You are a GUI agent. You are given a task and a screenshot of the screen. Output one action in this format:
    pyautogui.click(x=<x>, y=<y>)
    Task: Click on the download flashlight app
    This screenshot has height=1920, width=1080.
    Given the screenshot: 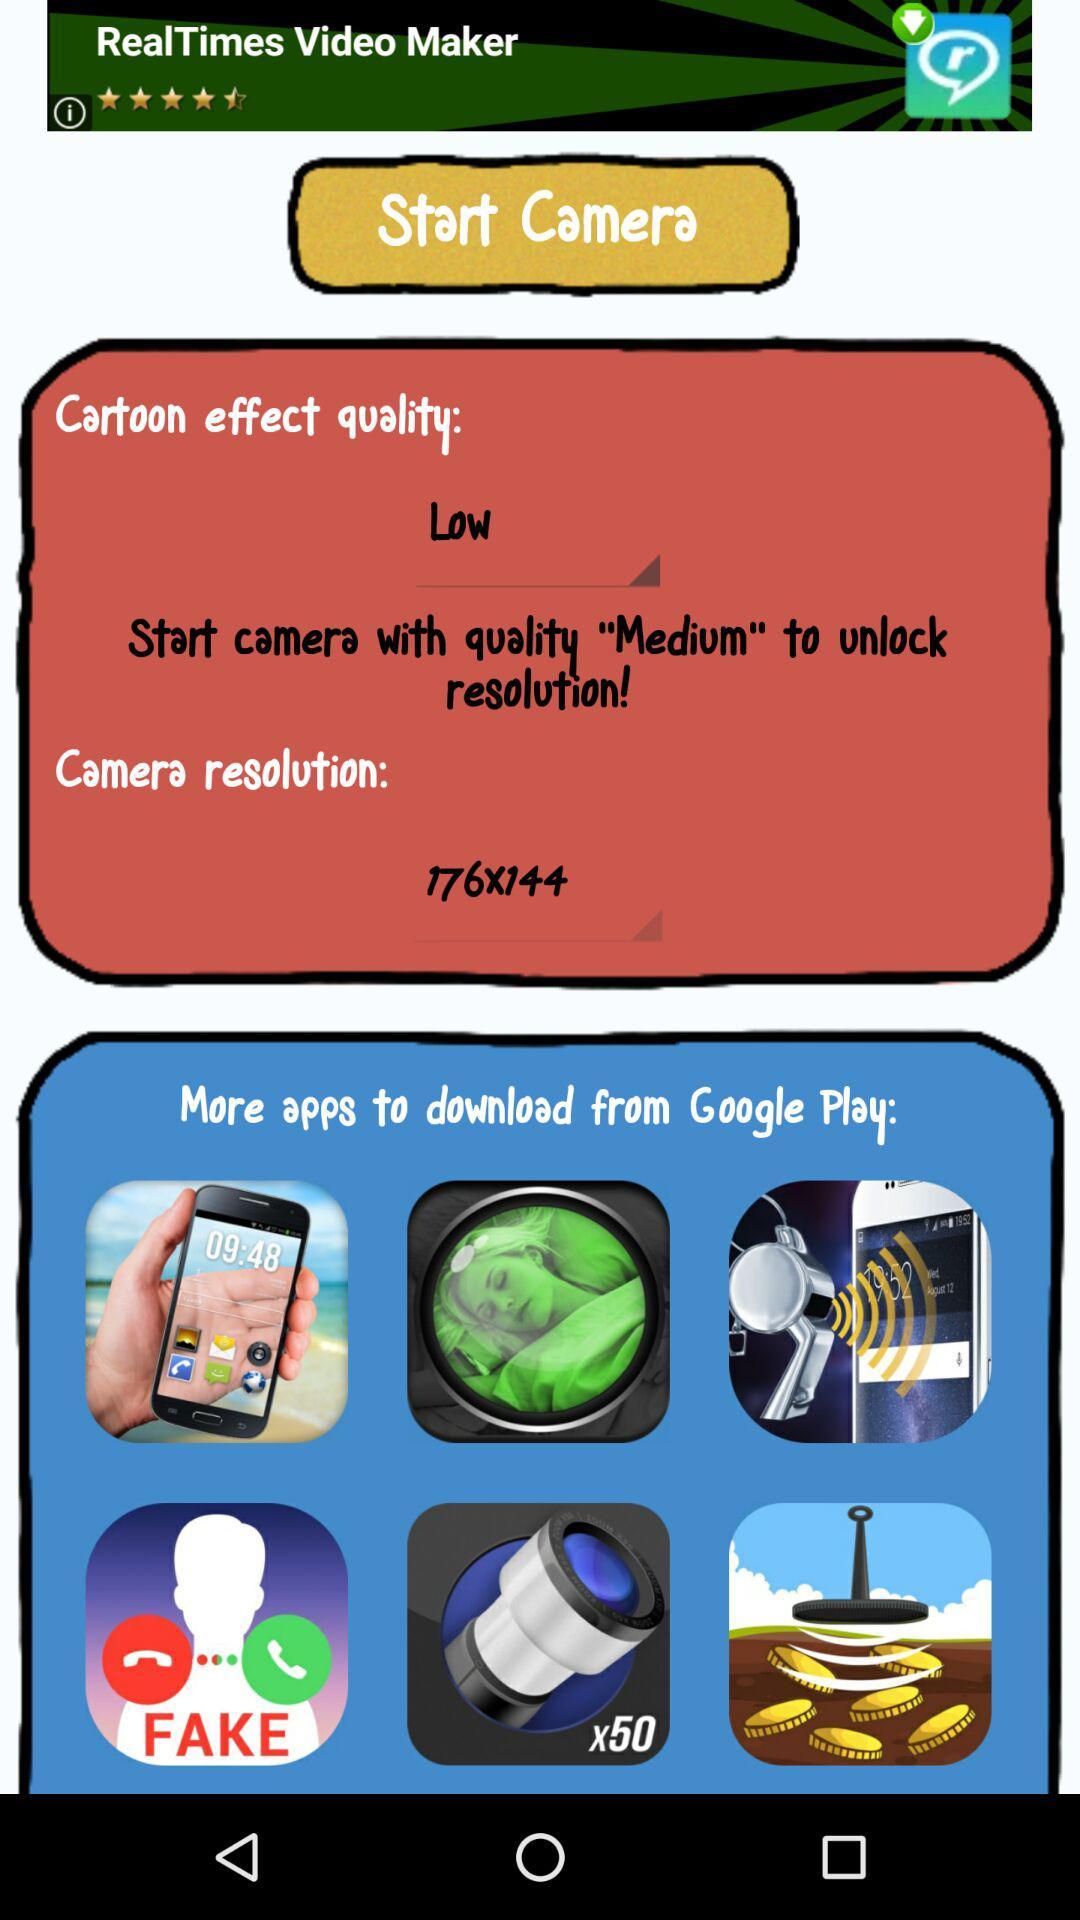 What is the action you would take?
    pyautogui.click(x=537, y=1633)
    